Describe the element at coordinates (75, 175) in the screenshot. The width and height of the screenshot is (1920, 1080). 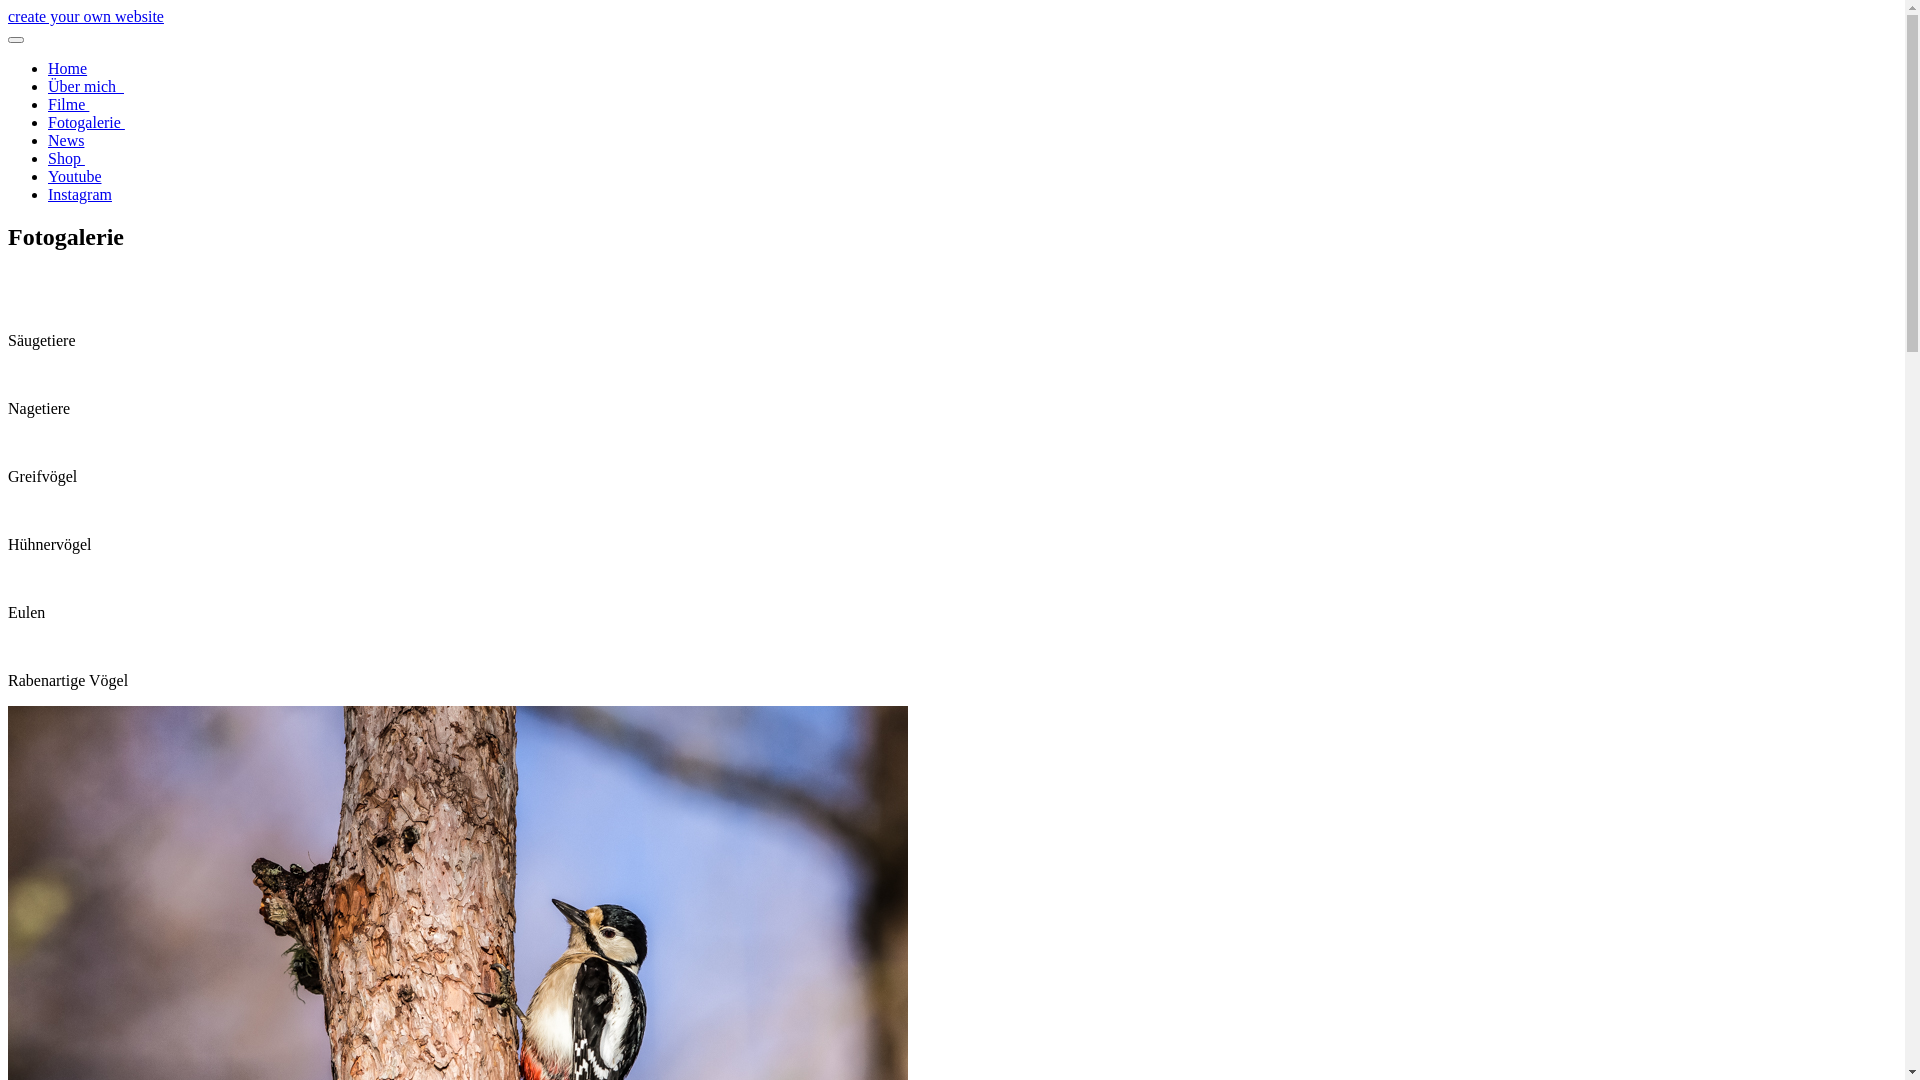
I see `'Youtube'` at that location.